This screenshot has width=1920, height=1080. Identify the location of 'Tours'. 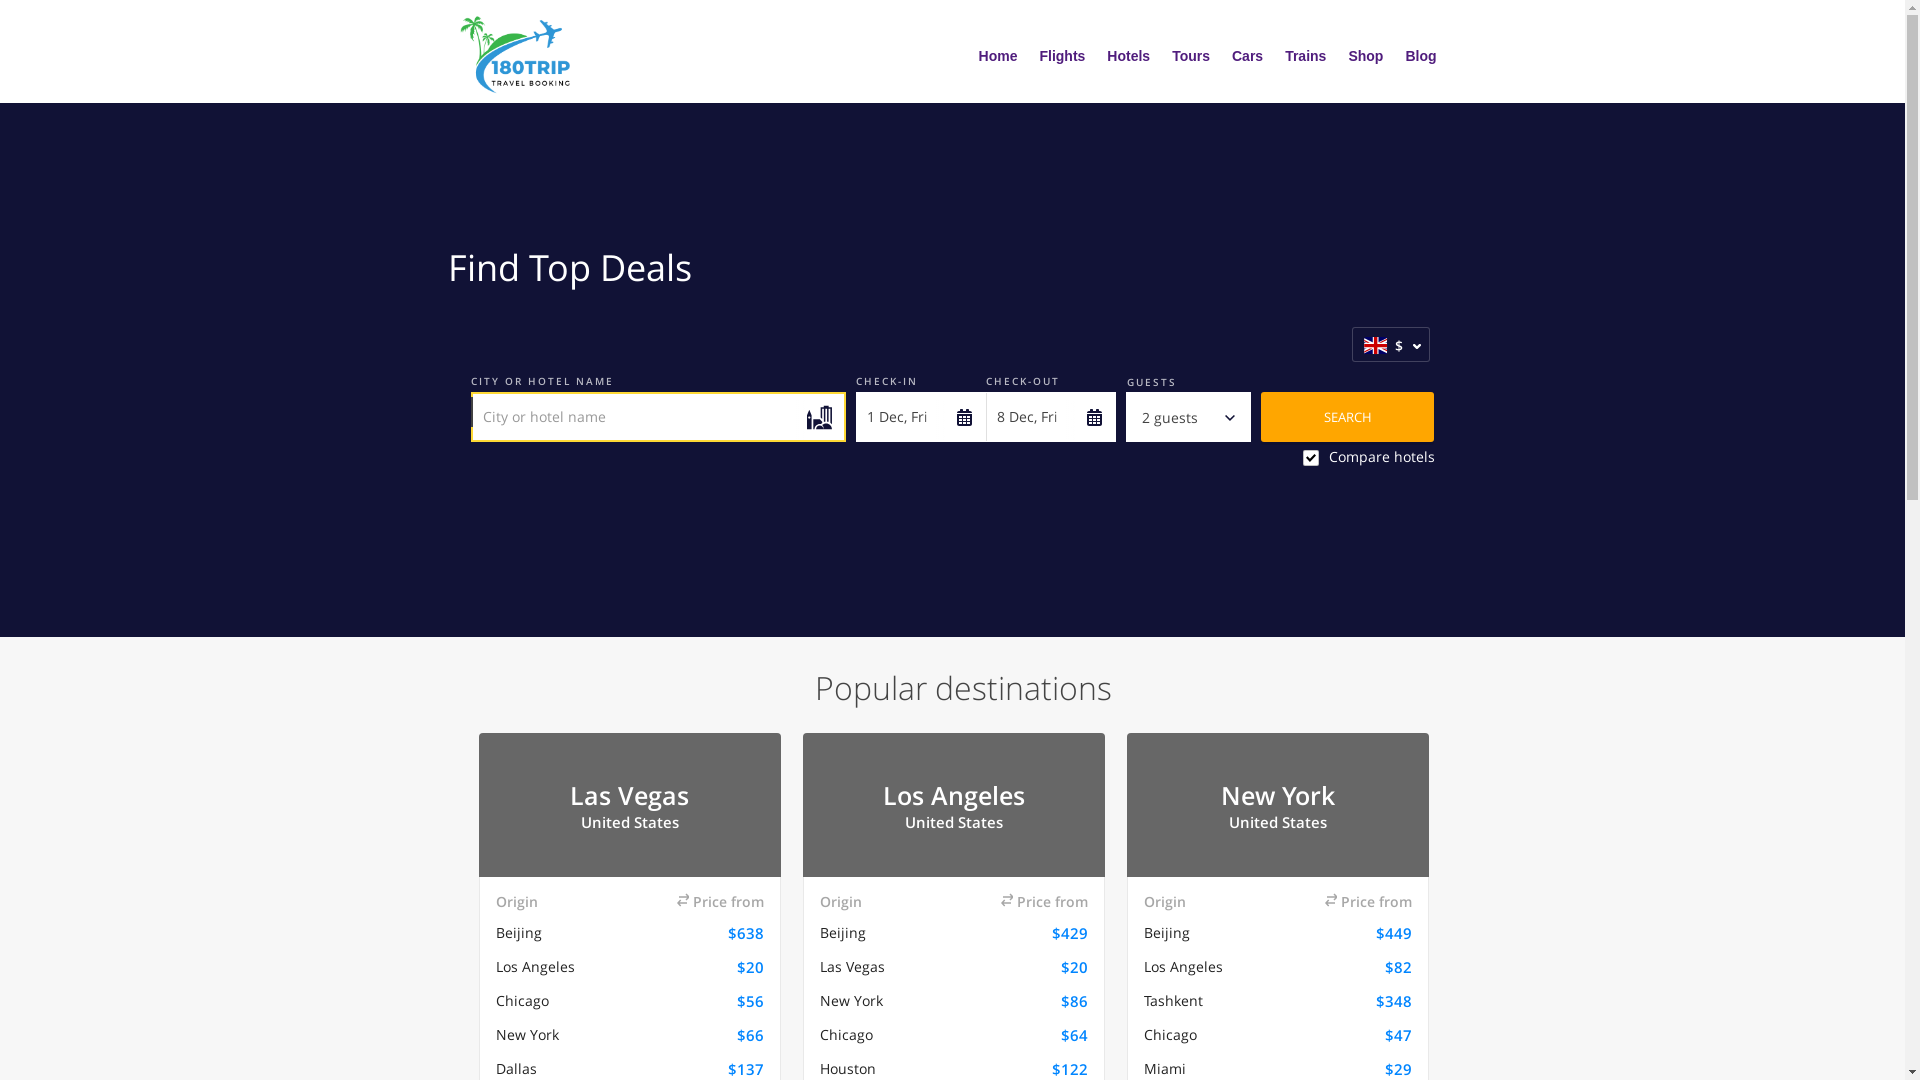
(1190, 56).